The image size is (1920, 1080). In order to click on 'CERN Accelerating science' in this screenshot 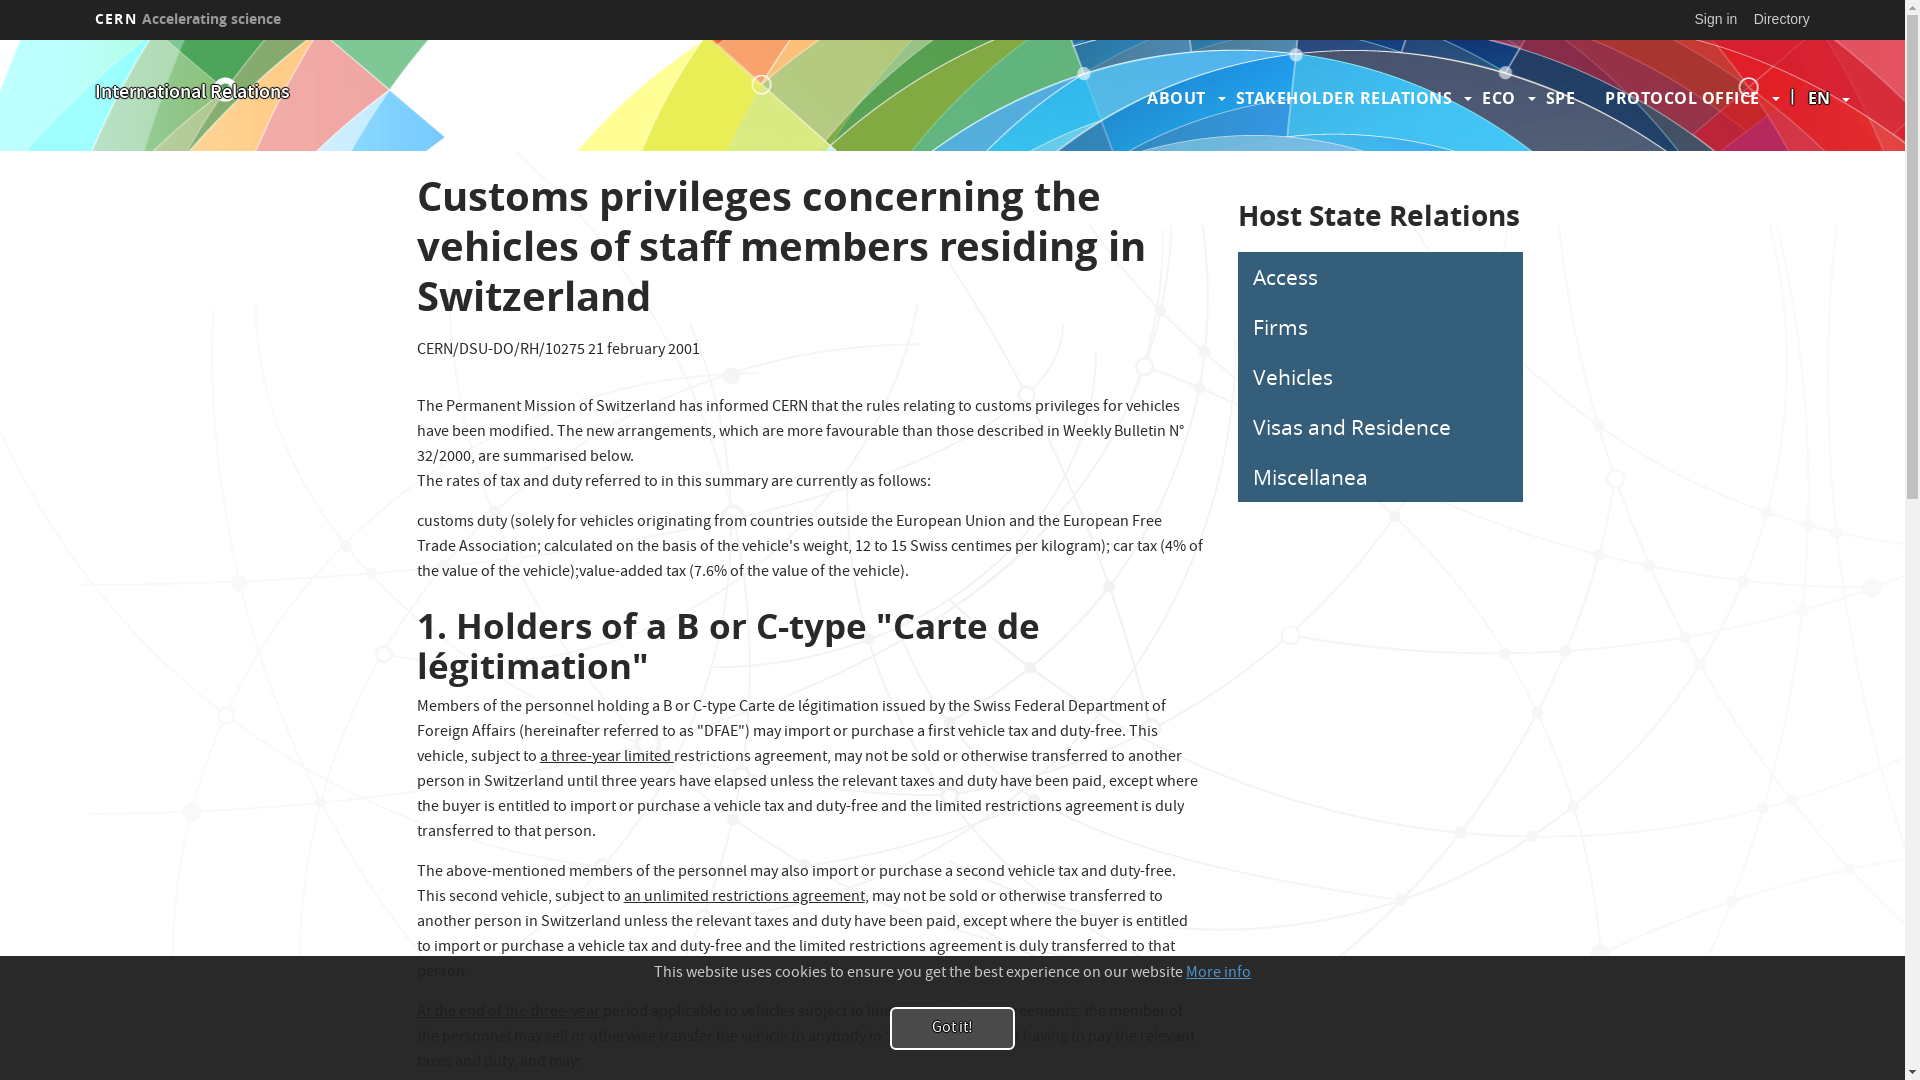, I will do `click(85, 19)`.